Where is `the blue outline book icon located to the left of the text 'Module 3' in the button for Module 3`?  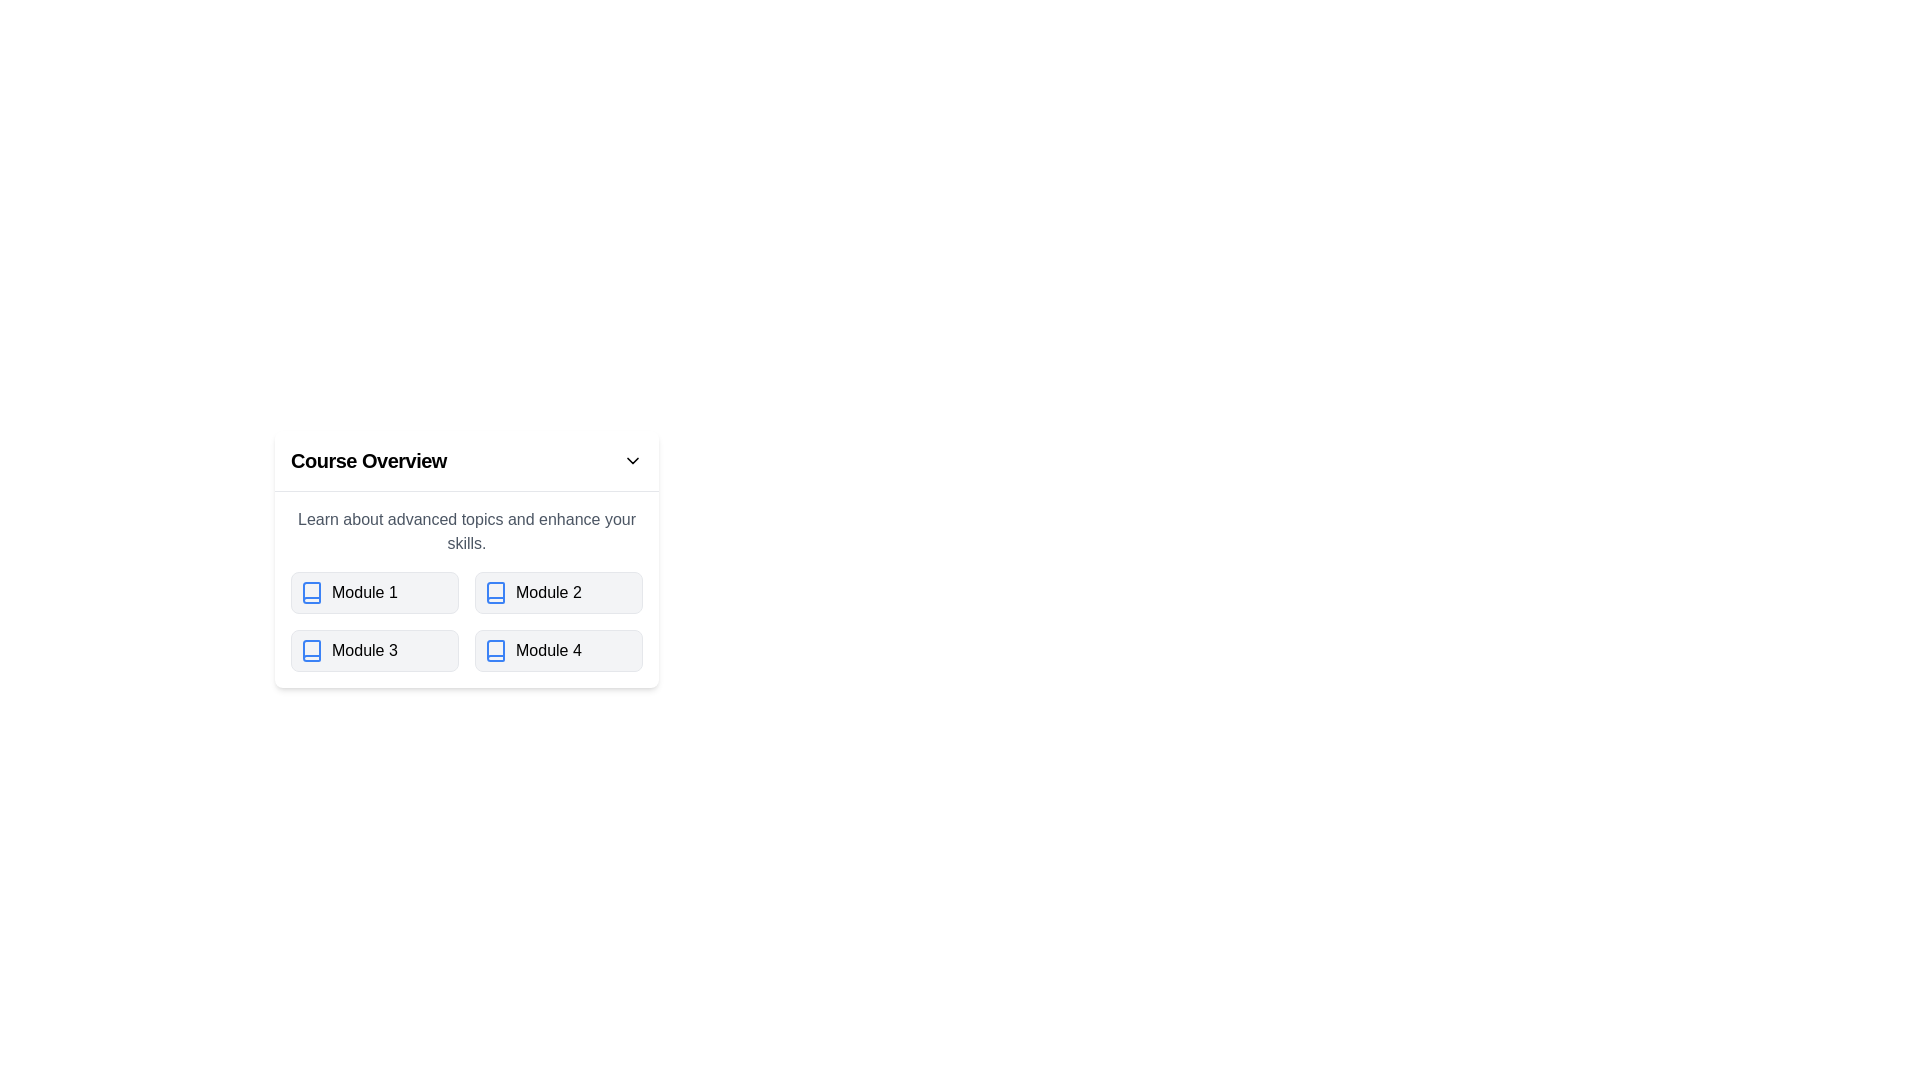
the blue outline book icon located to the left of the text 'Module 3' in the button for Module 3 is located at coordinates (311, 651).